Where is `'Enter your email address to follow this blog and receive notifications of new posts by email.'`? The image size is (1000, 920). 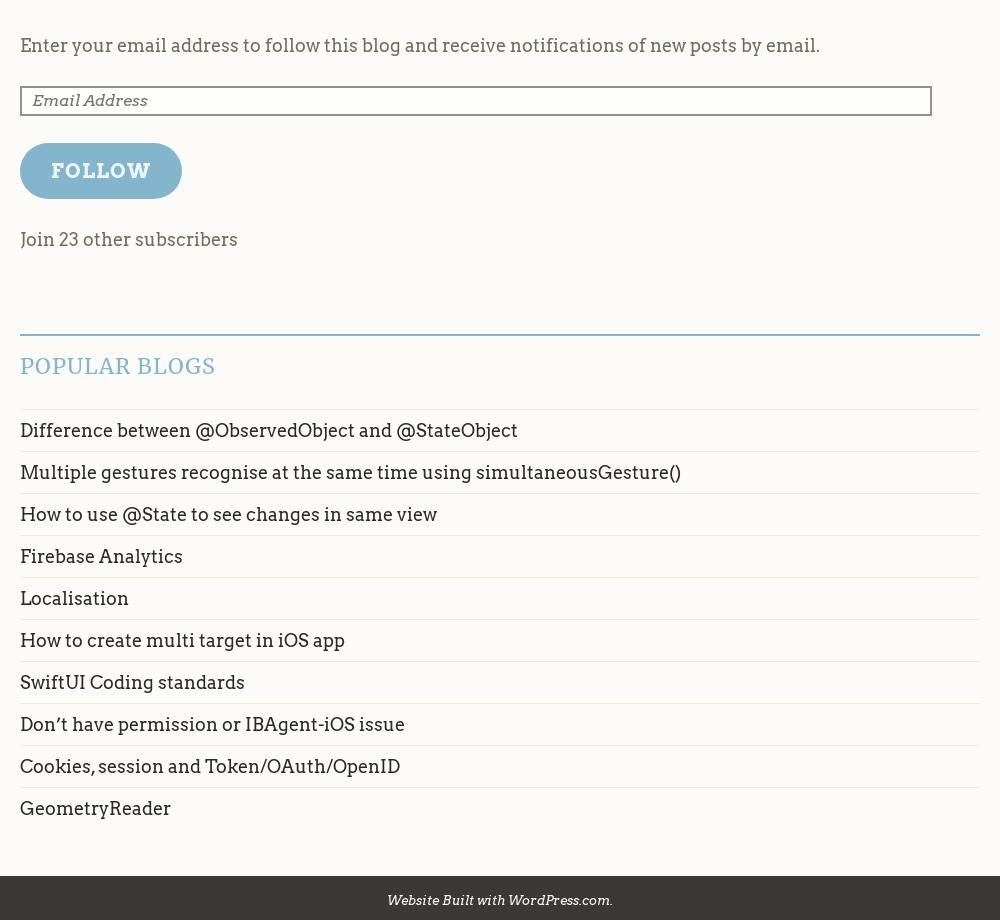 'Enter your email address to follow this blog and receive notifications of new posts by email.' is located at coordinates (420, 45).